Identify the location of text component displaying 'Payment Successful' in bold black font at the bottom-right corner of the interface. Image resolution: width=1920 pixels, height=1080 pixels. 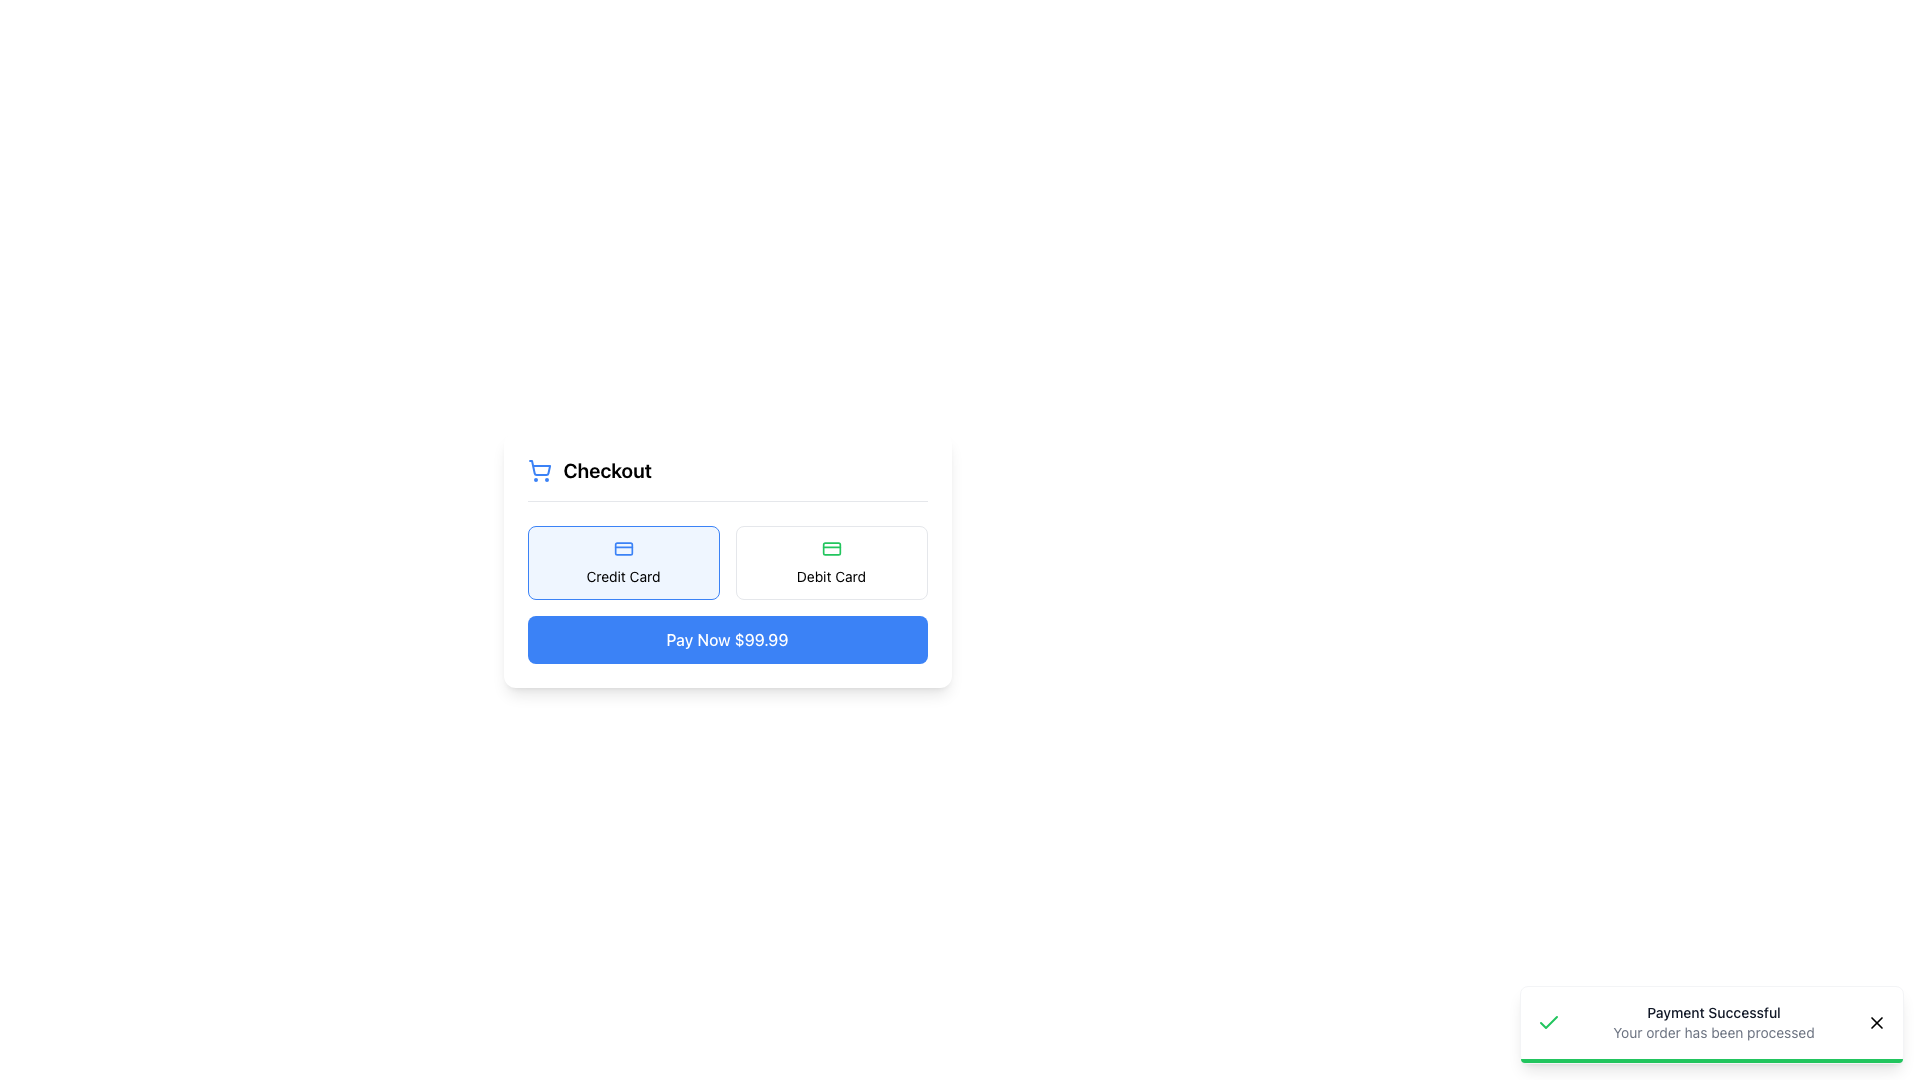
(1712, 1013).